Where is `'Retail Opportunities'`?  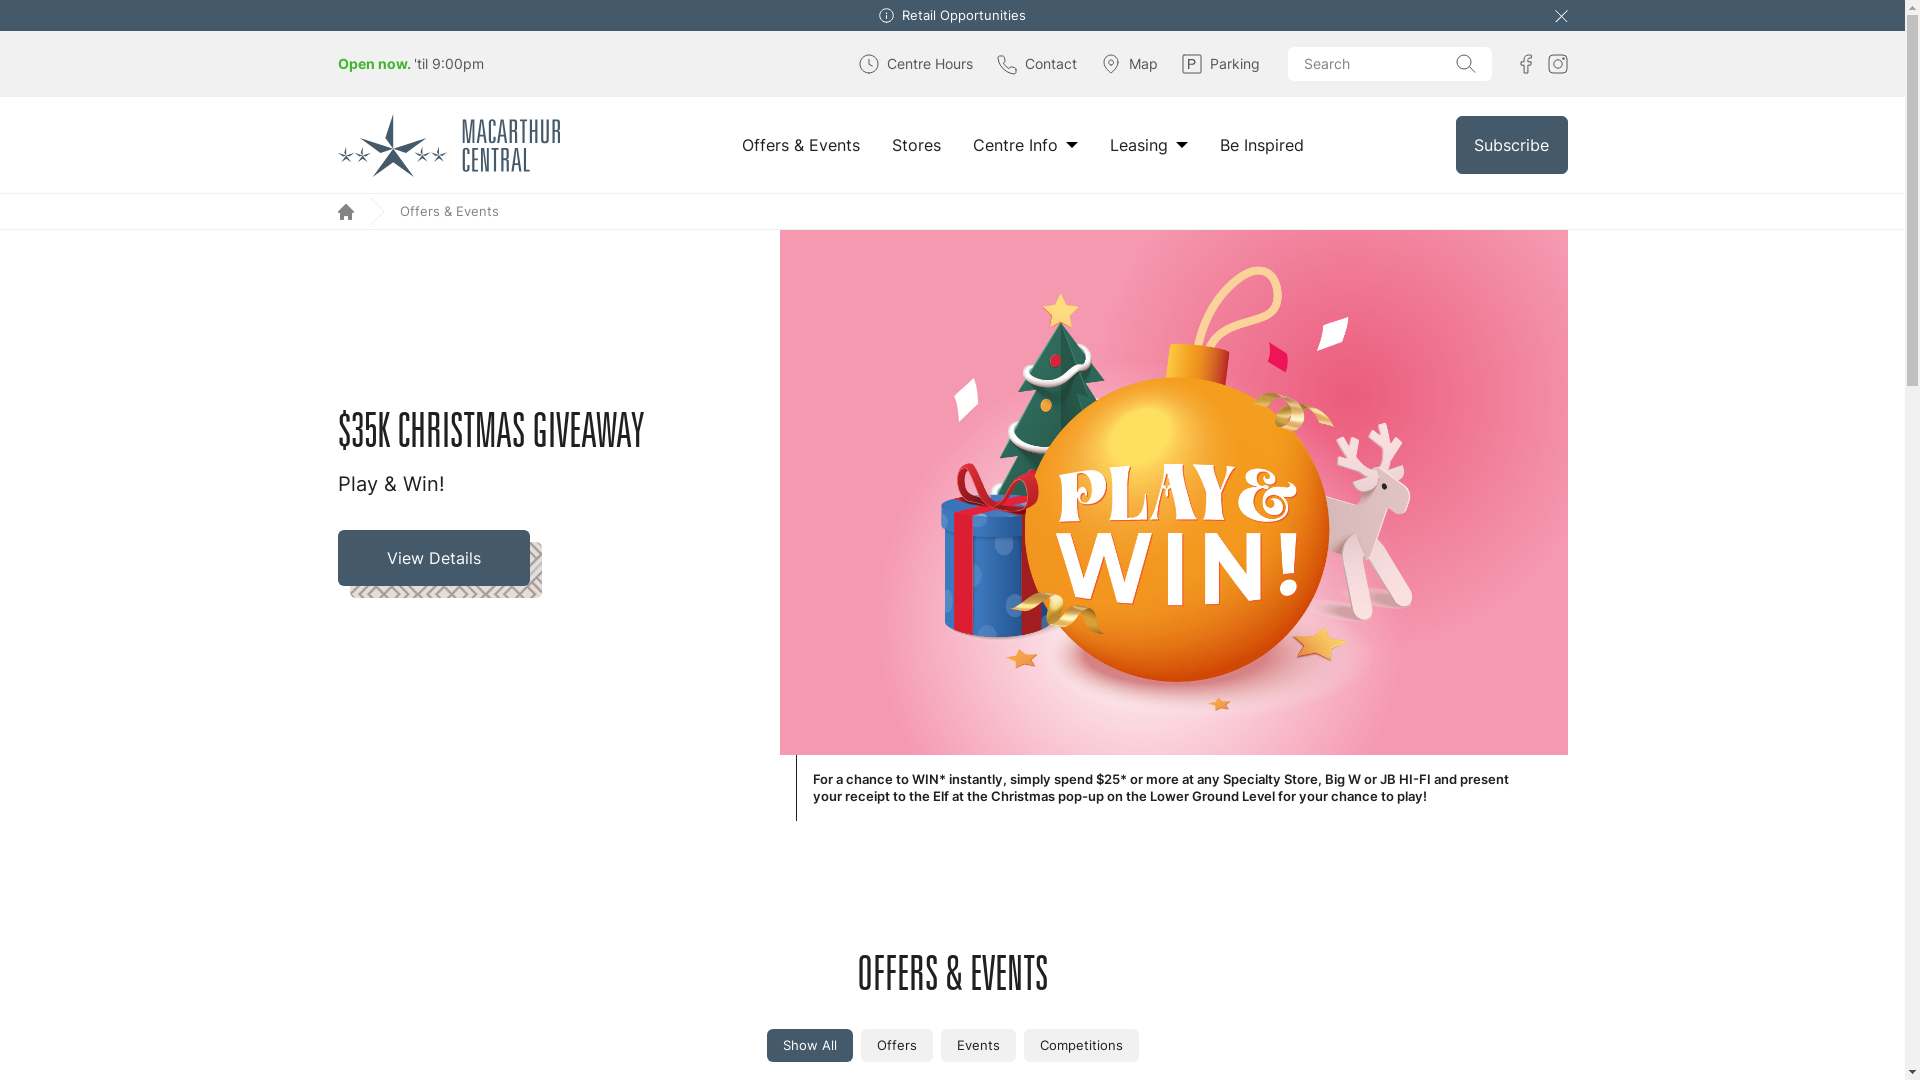
'Retail Opportunities' is located at coordinates (964, 15).